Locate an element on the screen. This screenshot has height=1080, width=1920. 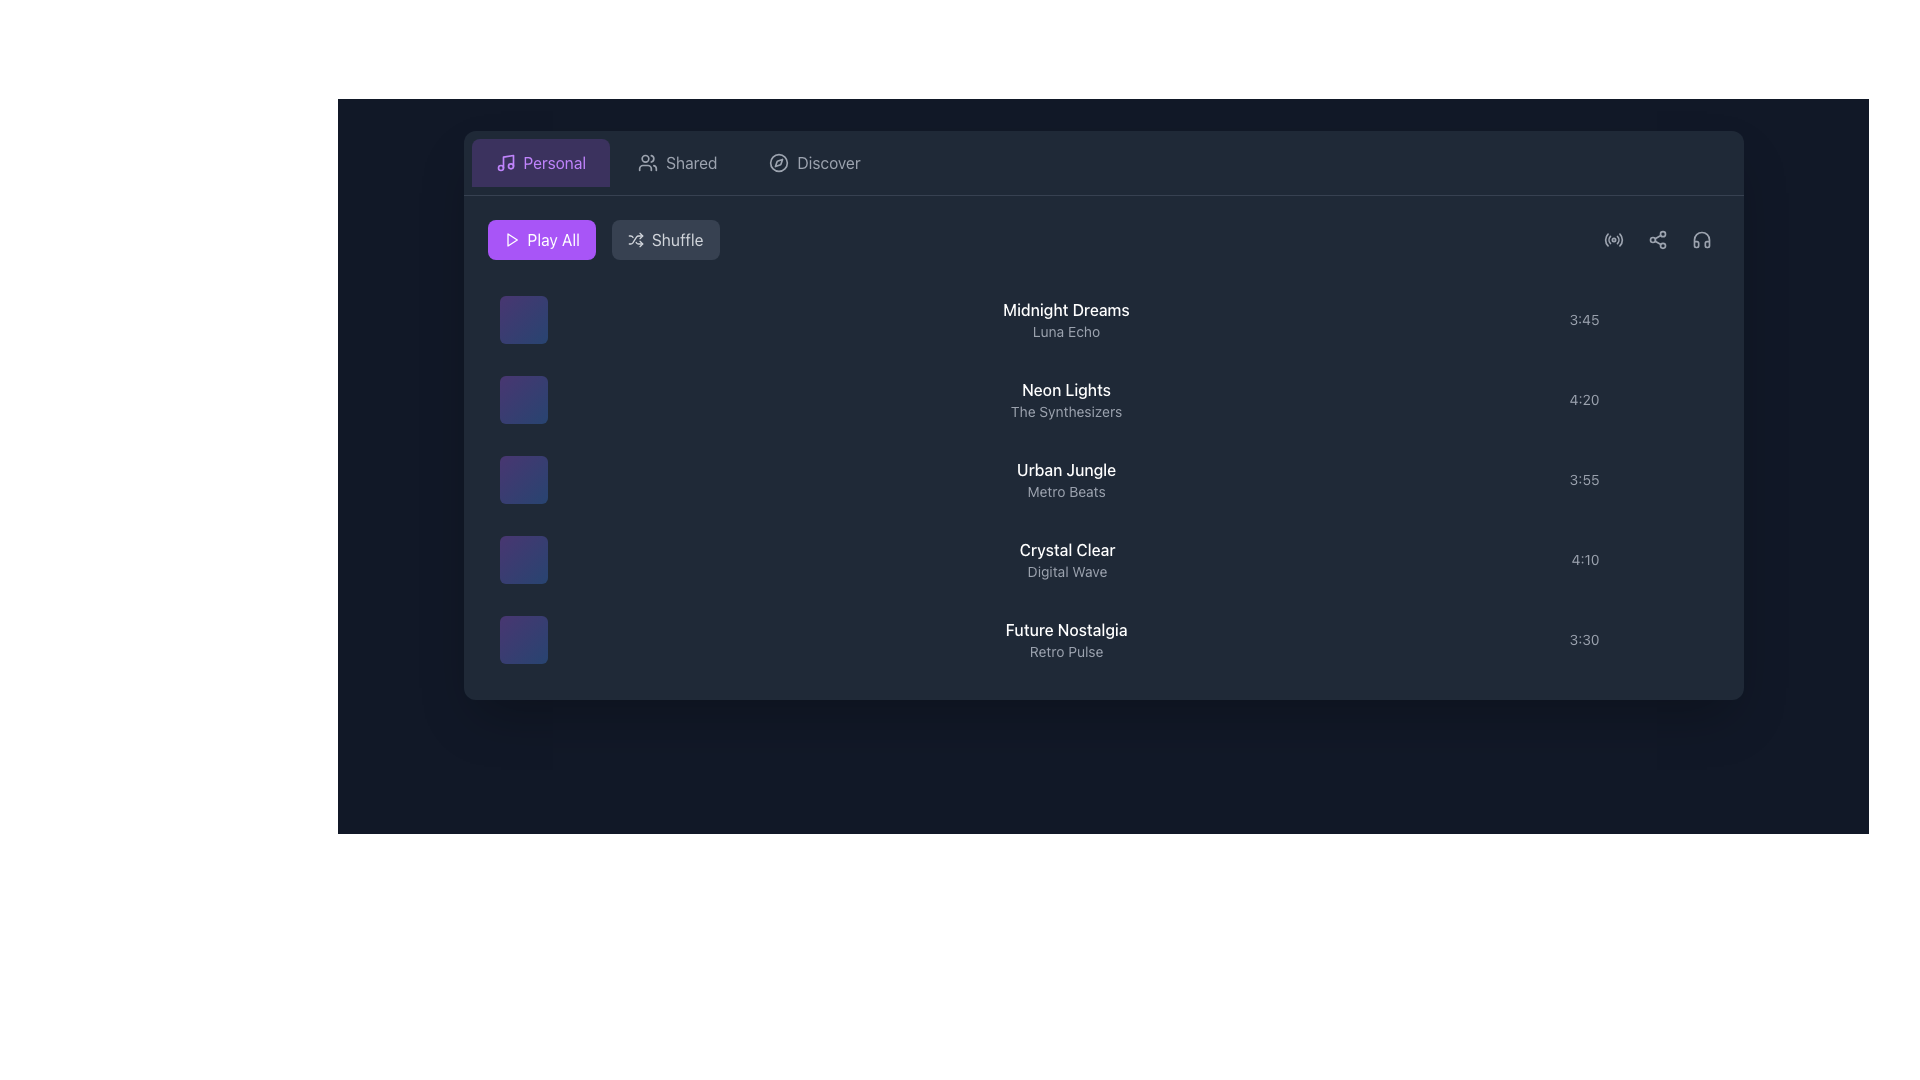
the share button located in the upper-right corner of the main interface is located at coordinates (1657, 238).